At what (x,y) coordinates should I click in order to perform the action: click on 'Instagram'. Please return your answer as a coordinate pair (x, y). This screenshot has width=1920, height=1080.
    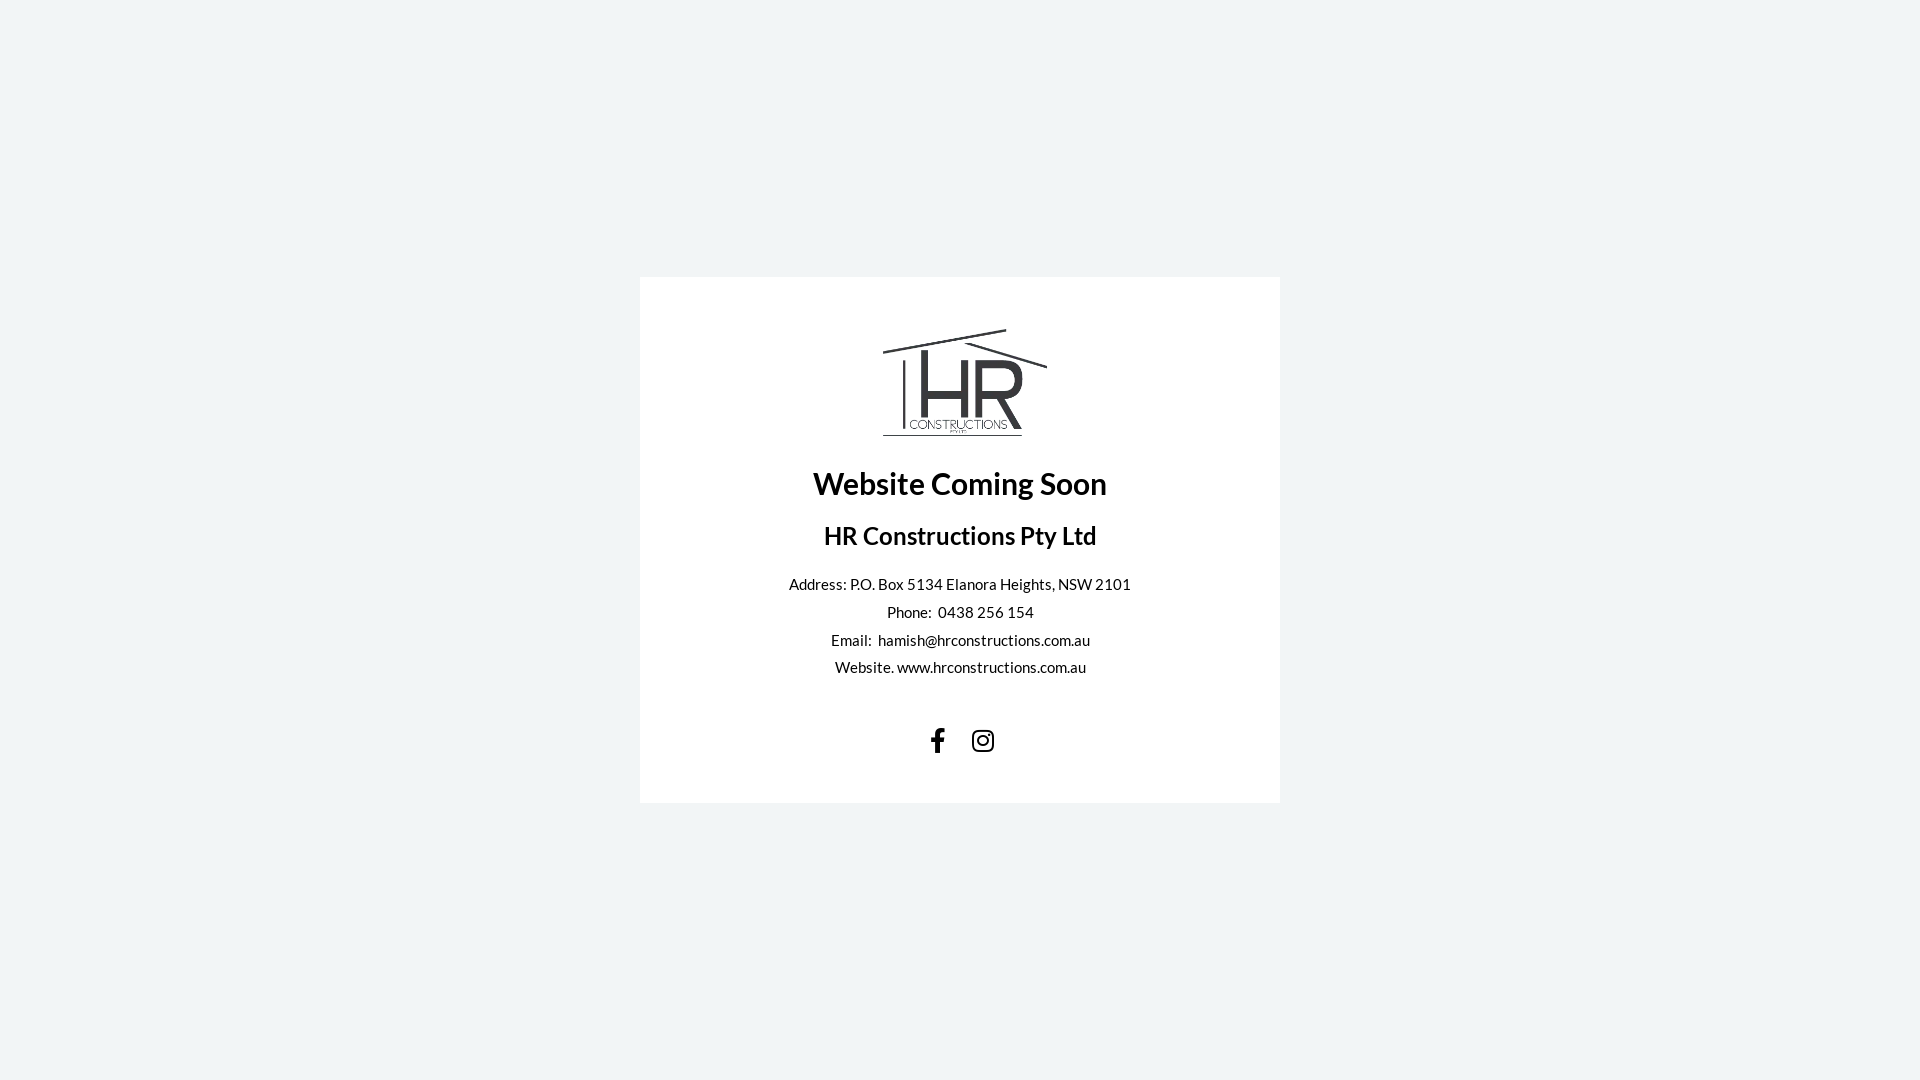
    Looking at the image, I should click on (982, 740).